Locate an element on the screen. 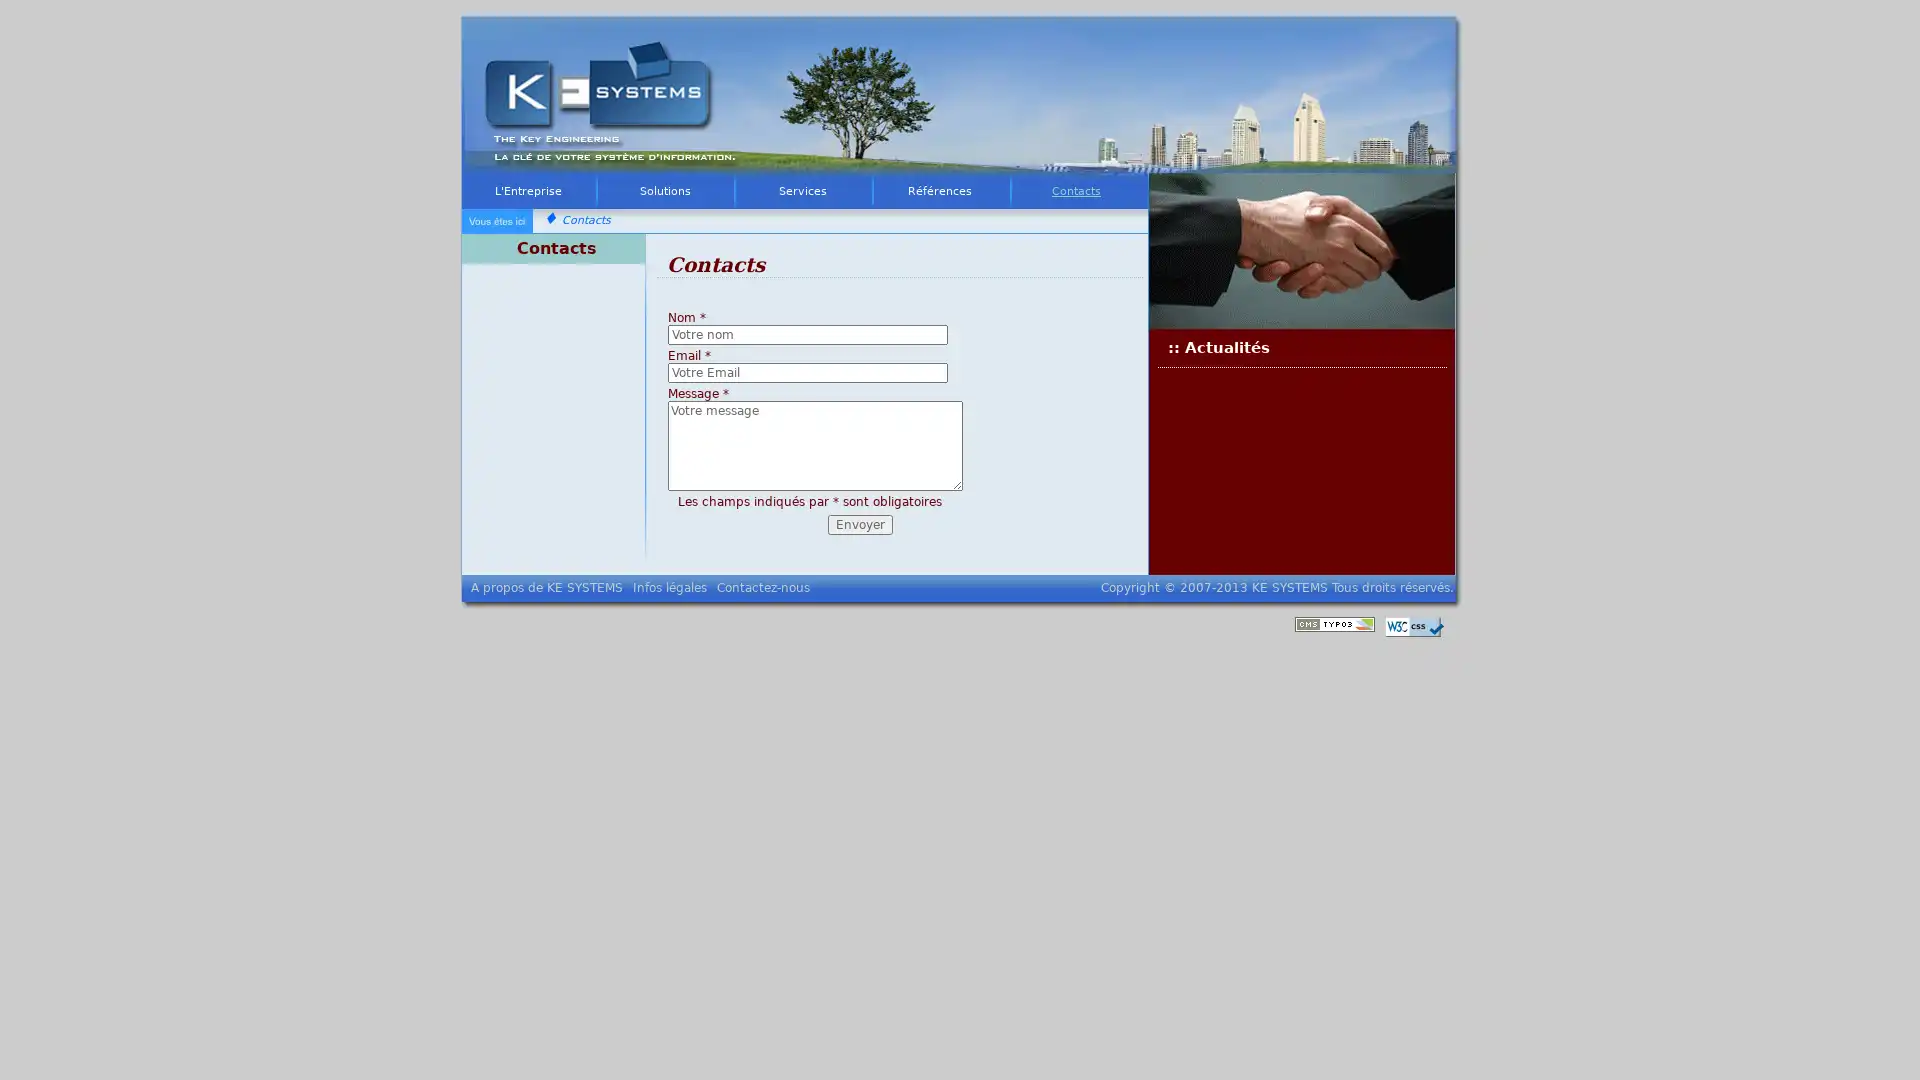 The height and width of the screenshot is (1080, 1920). Envoyer is located at coordinates (860, 523).